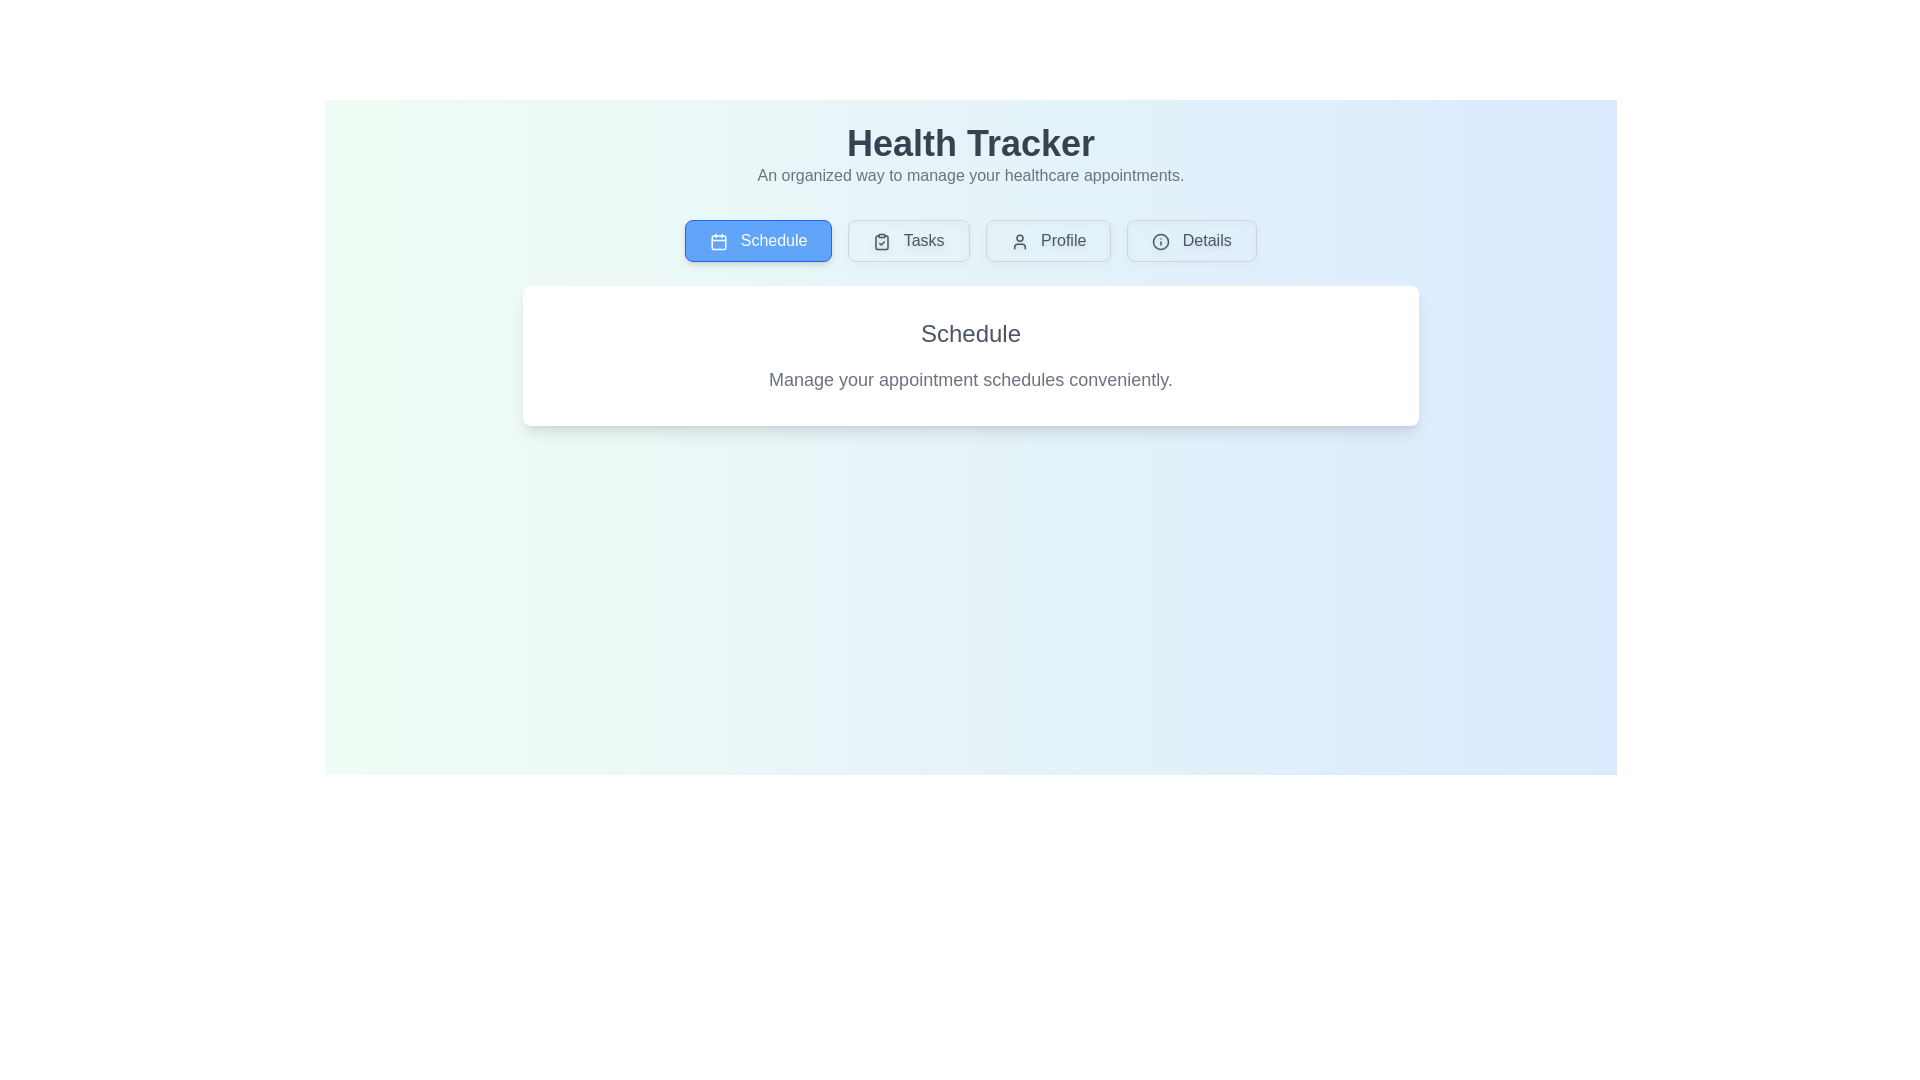 Image resolution: width=1920 pixels, height=1080 pixels. I want to click on the tab button labeled Profile, so click(1047, 239).